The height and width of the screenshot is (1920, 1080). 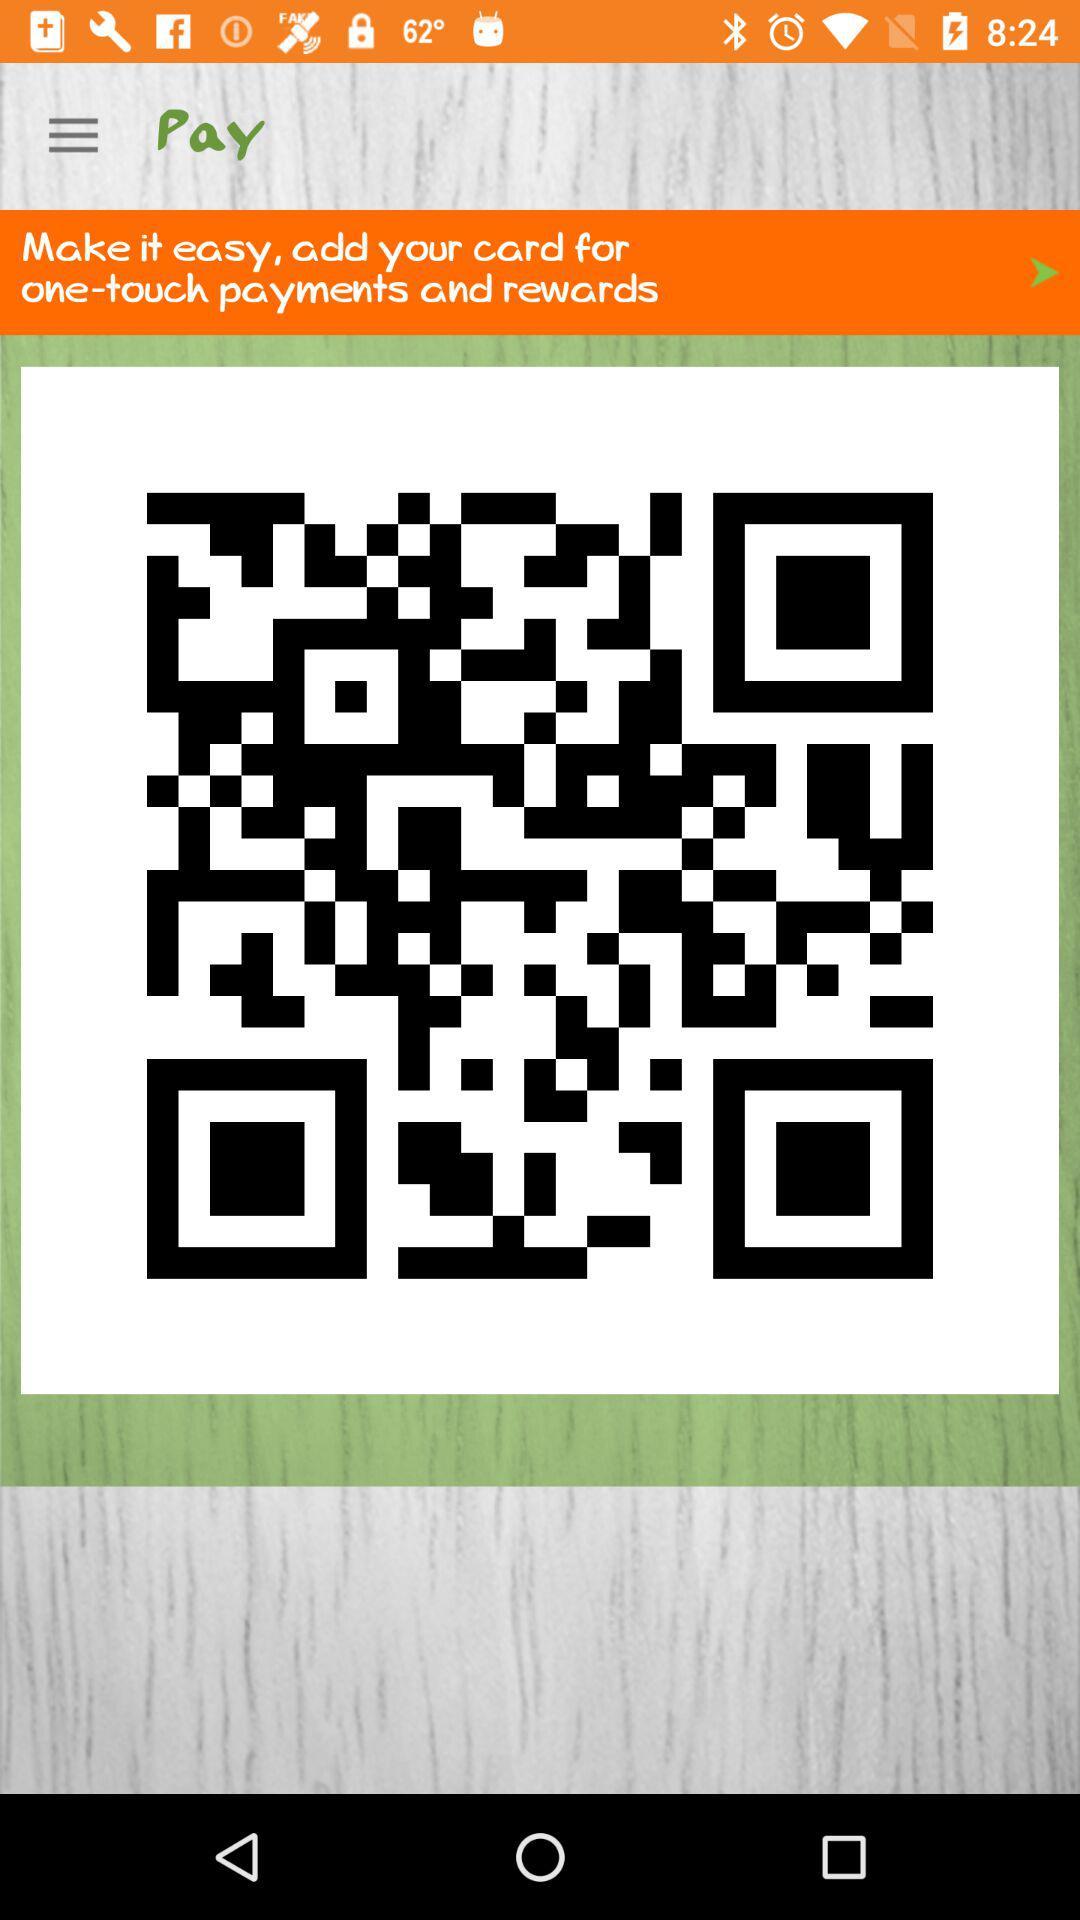 What do you see at coordinates (72, 135) in the screenshot?
I see `the app next to pay` at bounding box center [72, 135].